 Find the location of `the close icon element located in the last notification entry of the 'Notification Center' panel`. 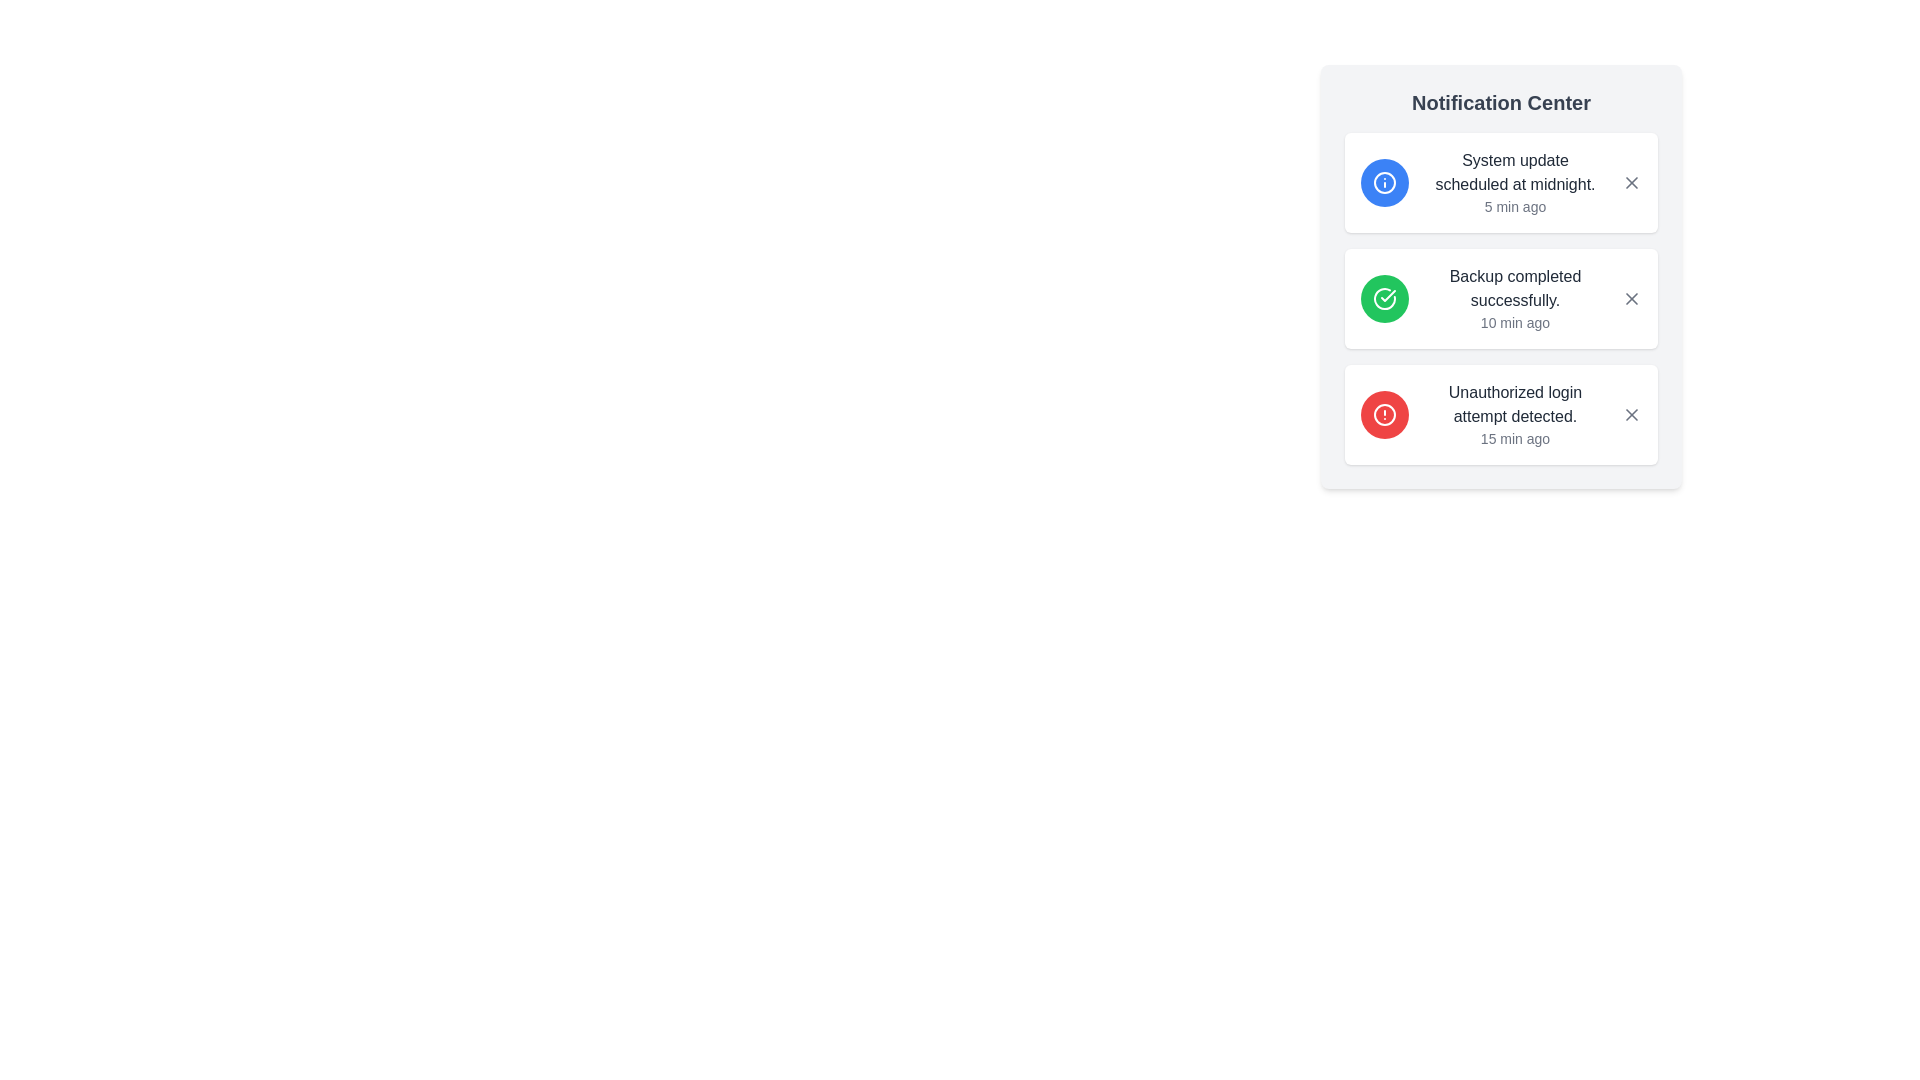

the close icon element located in the last notification entry of the 'Notification Center' panel is located at coordinates (1632, 414).